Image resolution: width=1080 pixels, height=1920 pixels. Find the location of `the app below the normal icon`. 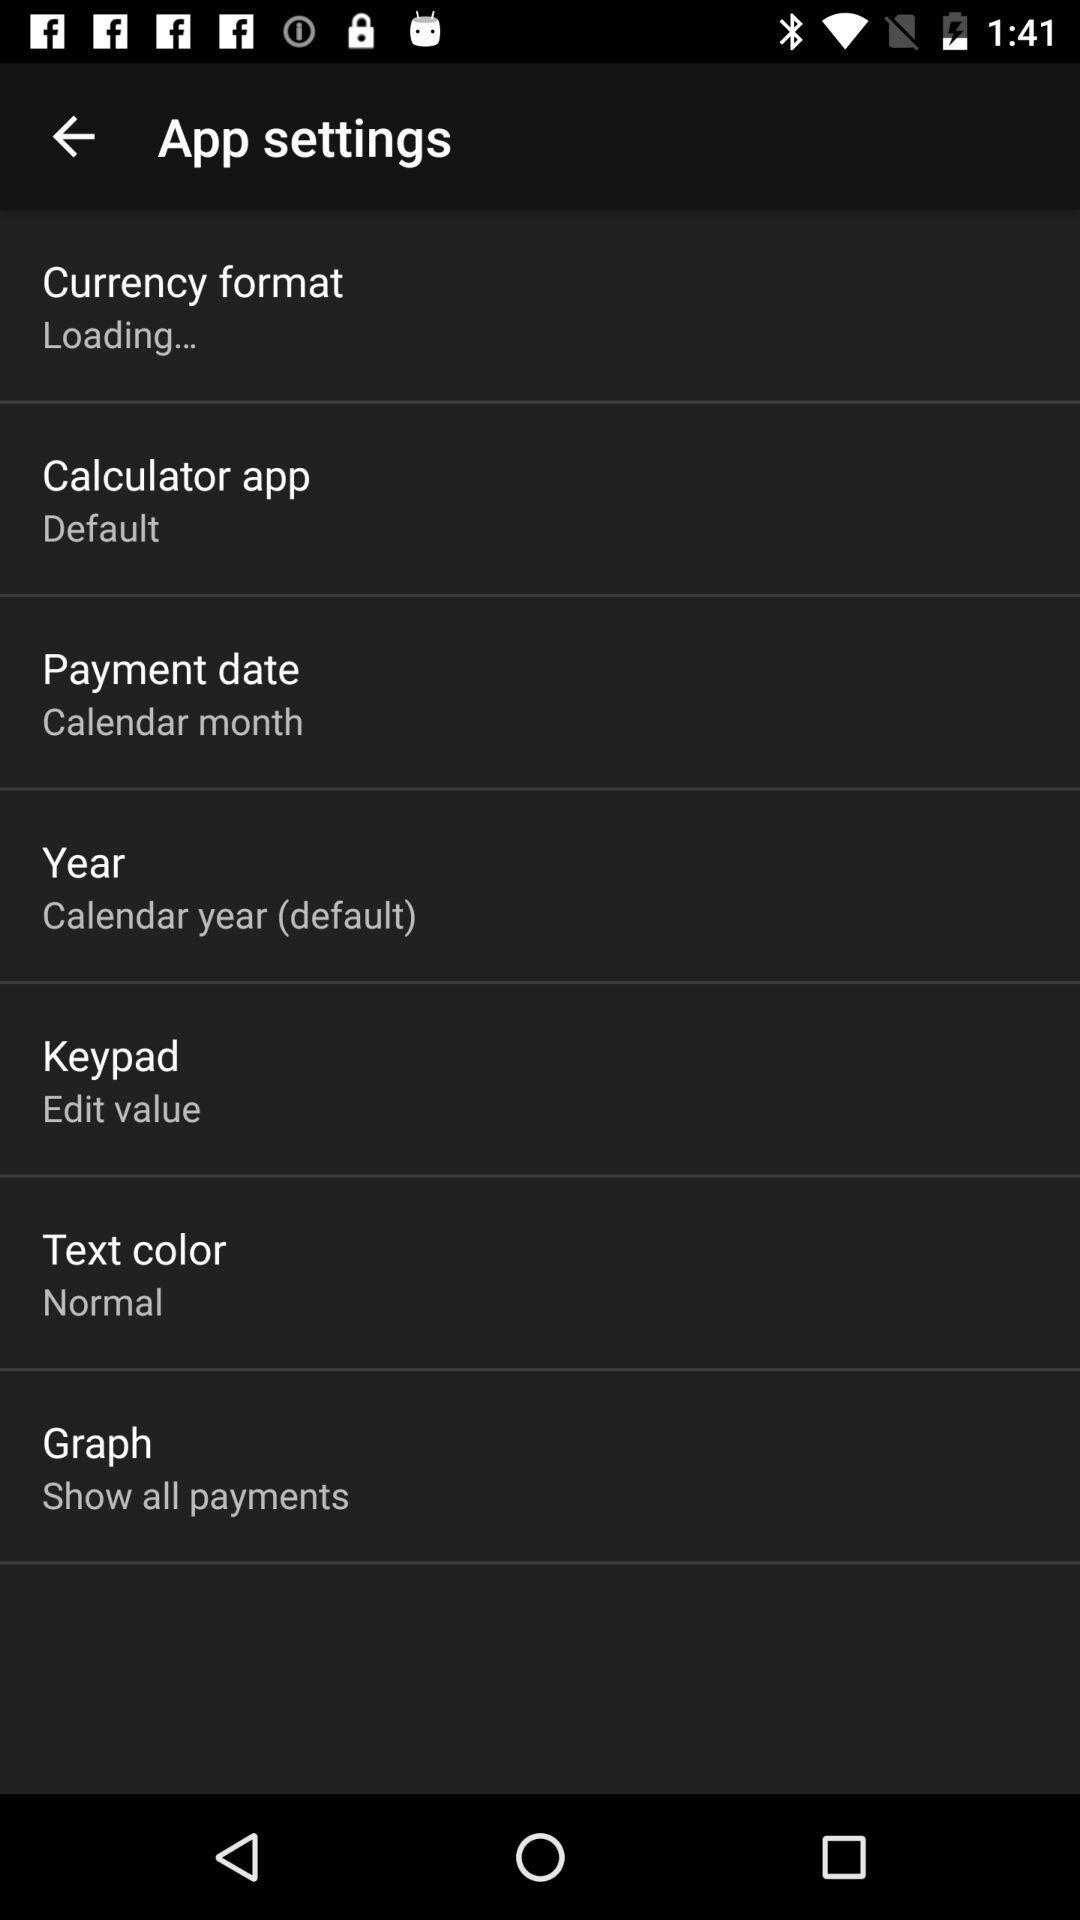

the app below the normal icon is located at coordinates (97, 1441).